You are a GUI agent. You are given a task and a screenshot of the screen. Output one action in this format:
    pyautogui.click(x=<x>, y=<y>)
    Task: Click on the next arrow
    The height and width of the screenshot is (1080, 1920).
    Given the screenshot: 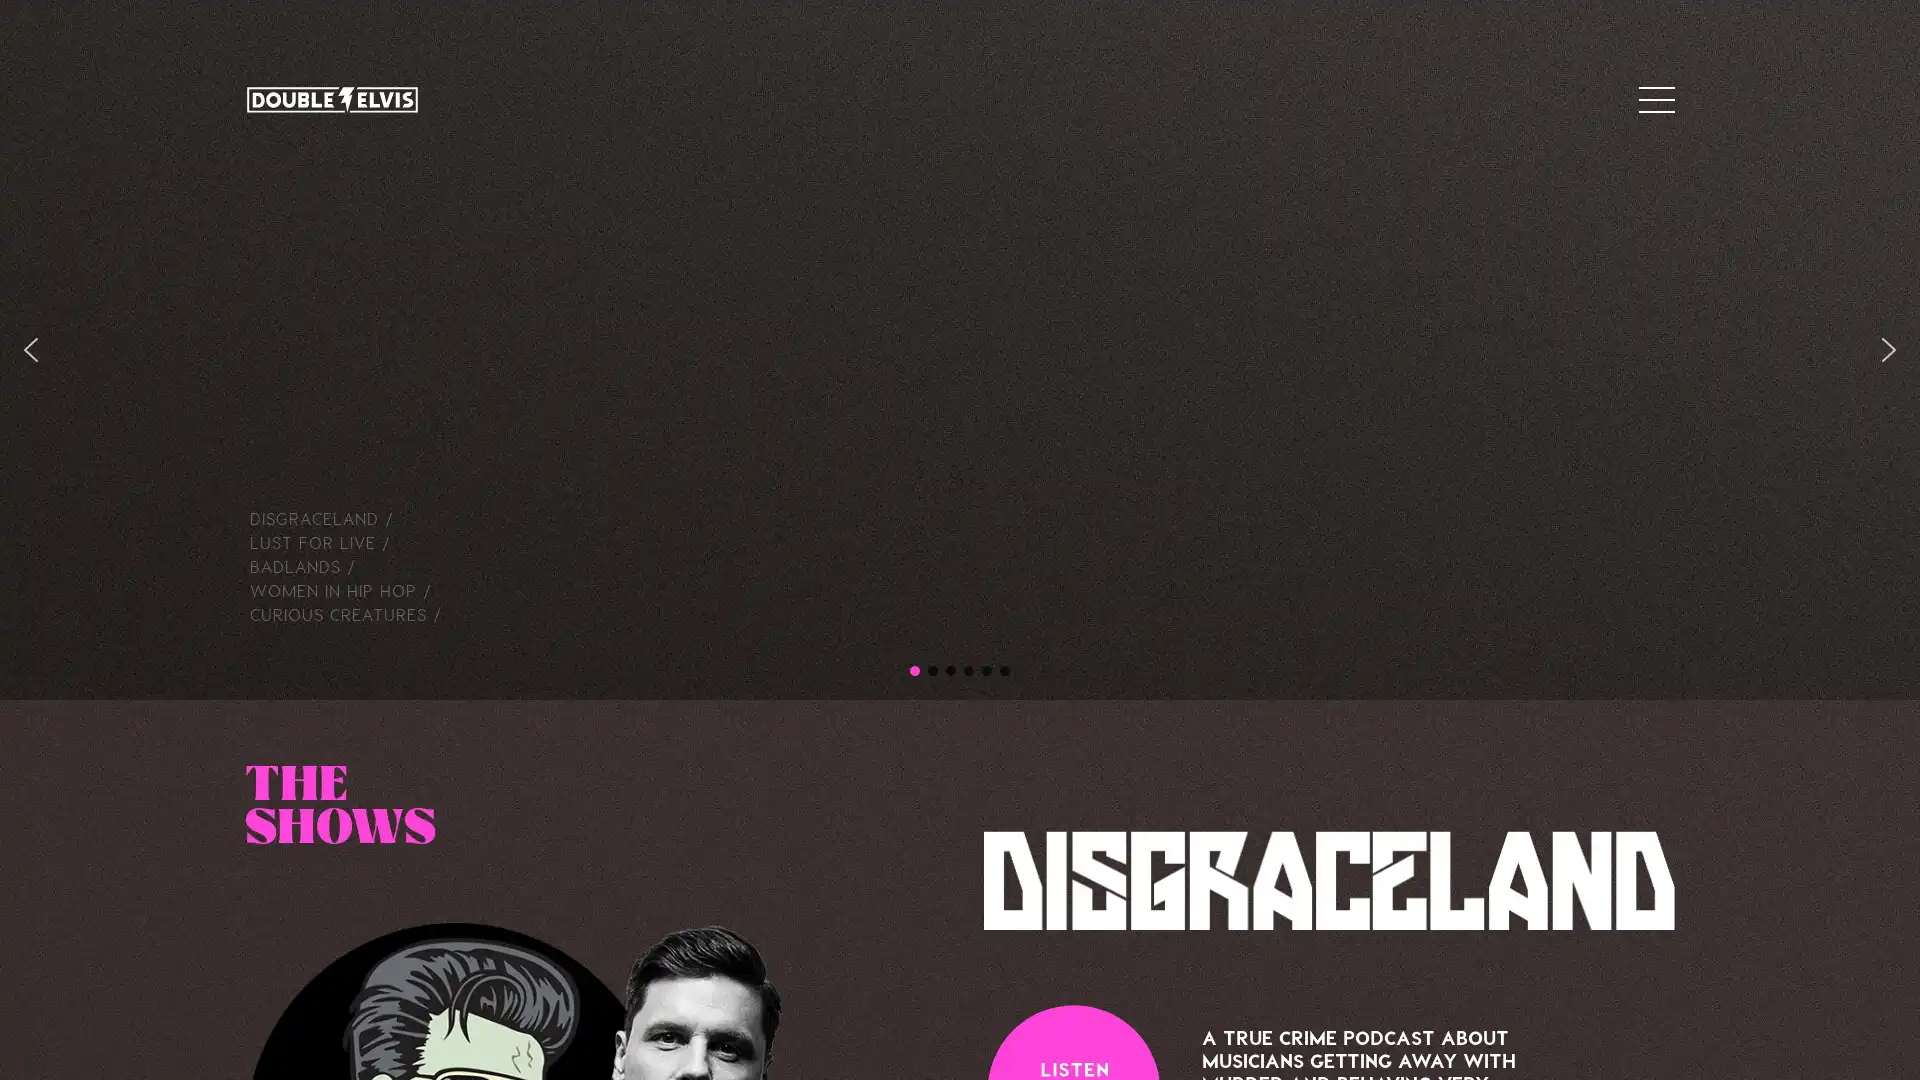 What is the action you would take?
    pyautogui.click(x=1888, y=349)
    